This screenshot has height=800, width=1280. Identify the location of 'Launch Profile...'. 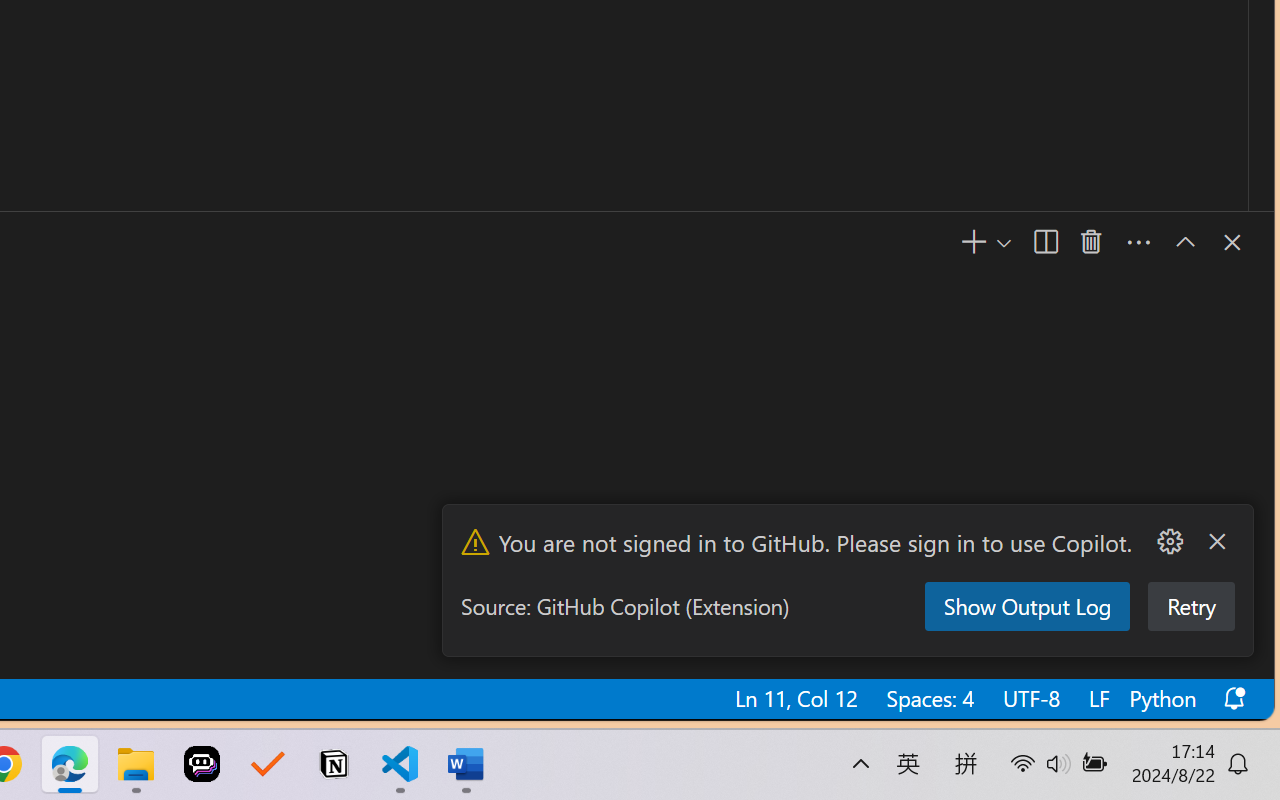
(1002, 242).